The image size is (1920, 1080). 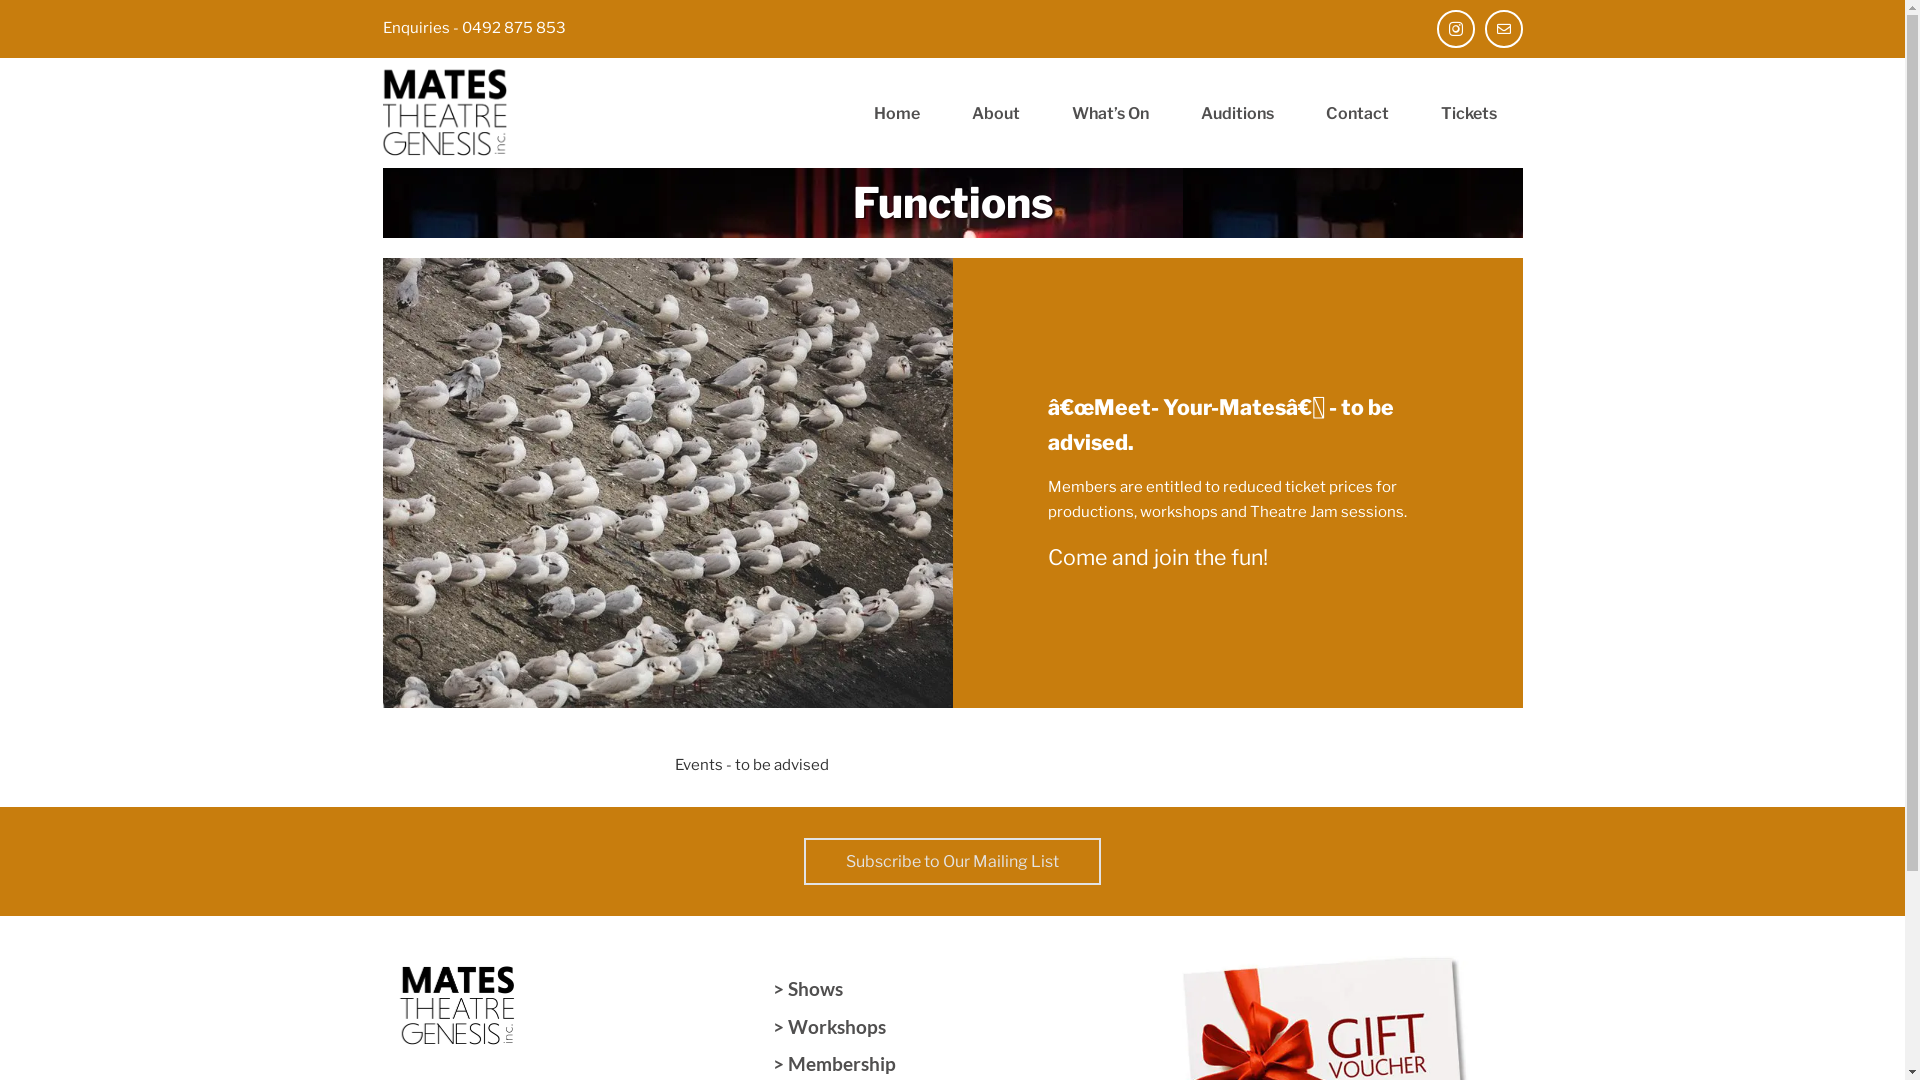 I want to click on 'Company-Brand-LogoType_Black_300ppi', so click(x=382, y=112).